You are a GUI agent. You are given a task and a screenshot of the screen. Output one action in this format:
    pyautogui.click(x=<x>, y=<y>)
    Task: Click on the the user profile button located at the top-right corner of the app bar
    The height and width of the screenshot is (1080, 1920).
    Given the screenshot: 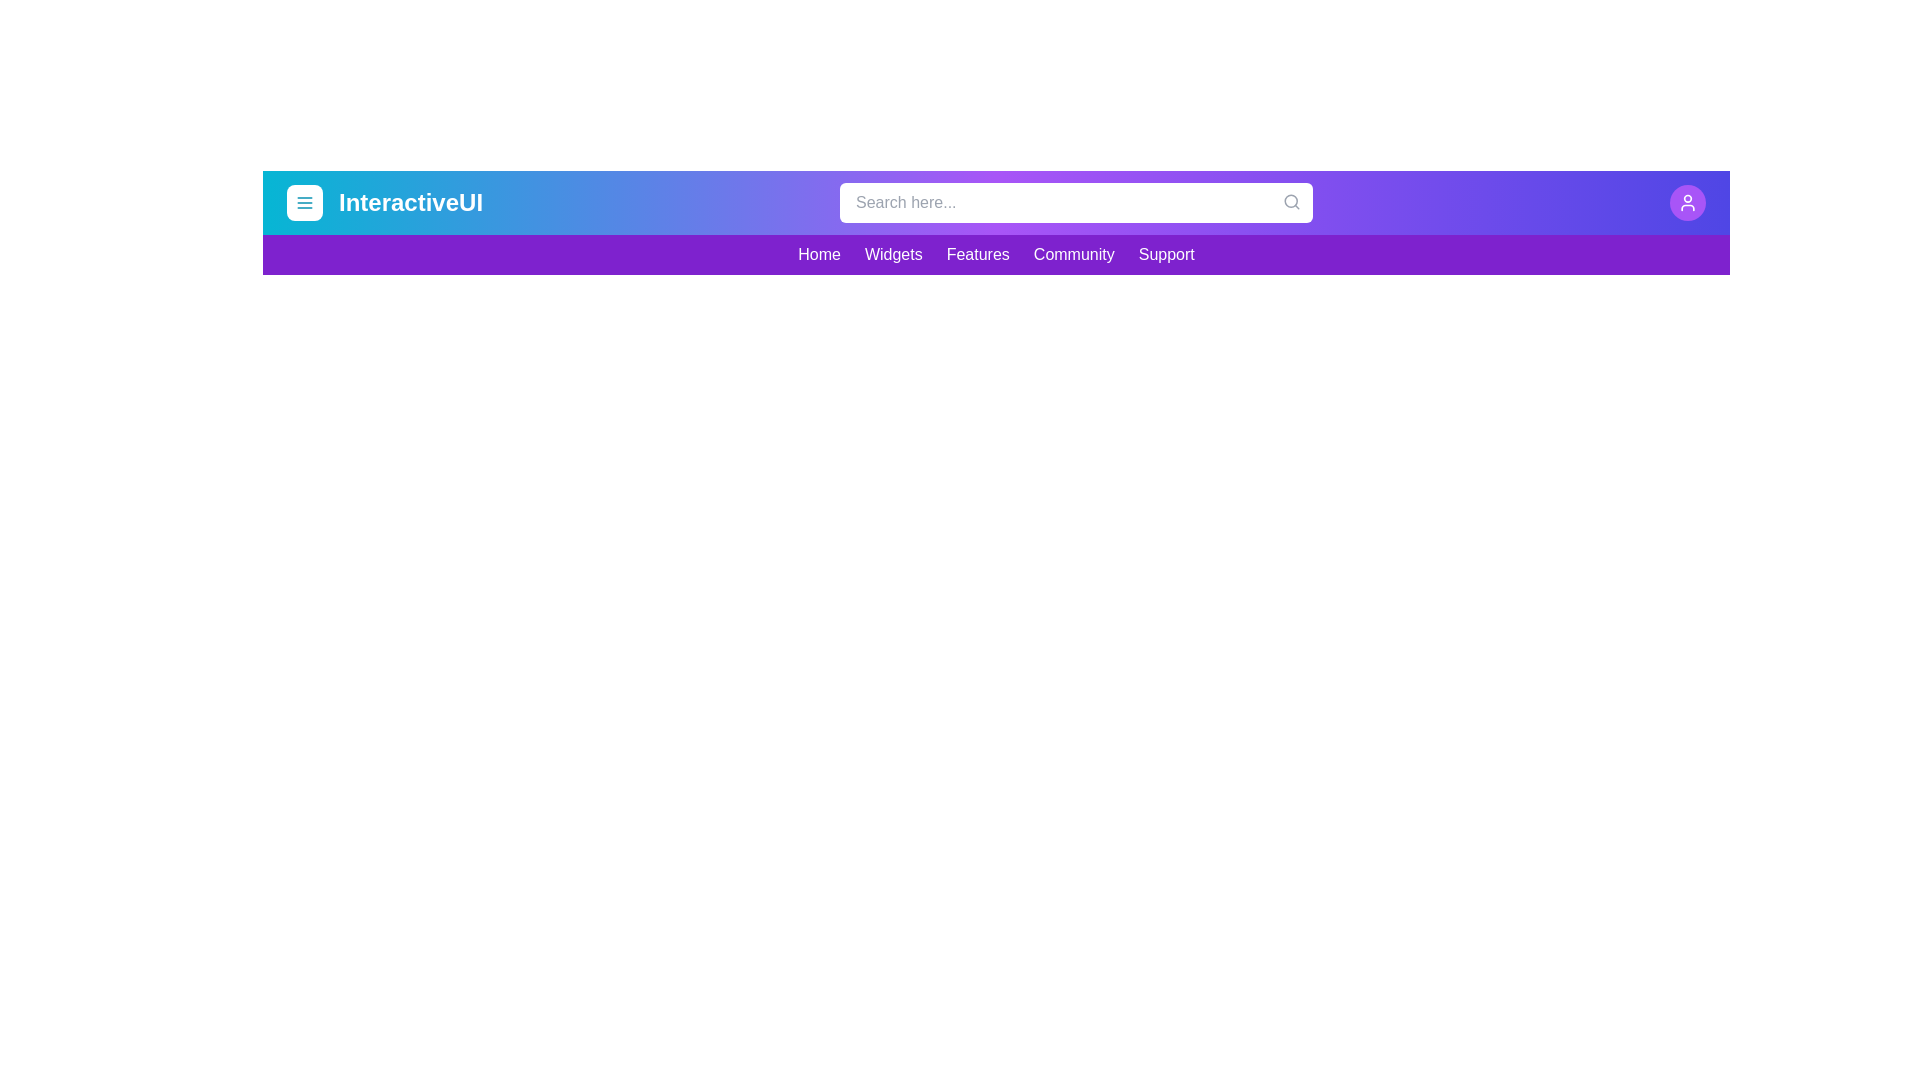 What is the action you would take?
    pyautogui.click(x=1687, y=203)
    